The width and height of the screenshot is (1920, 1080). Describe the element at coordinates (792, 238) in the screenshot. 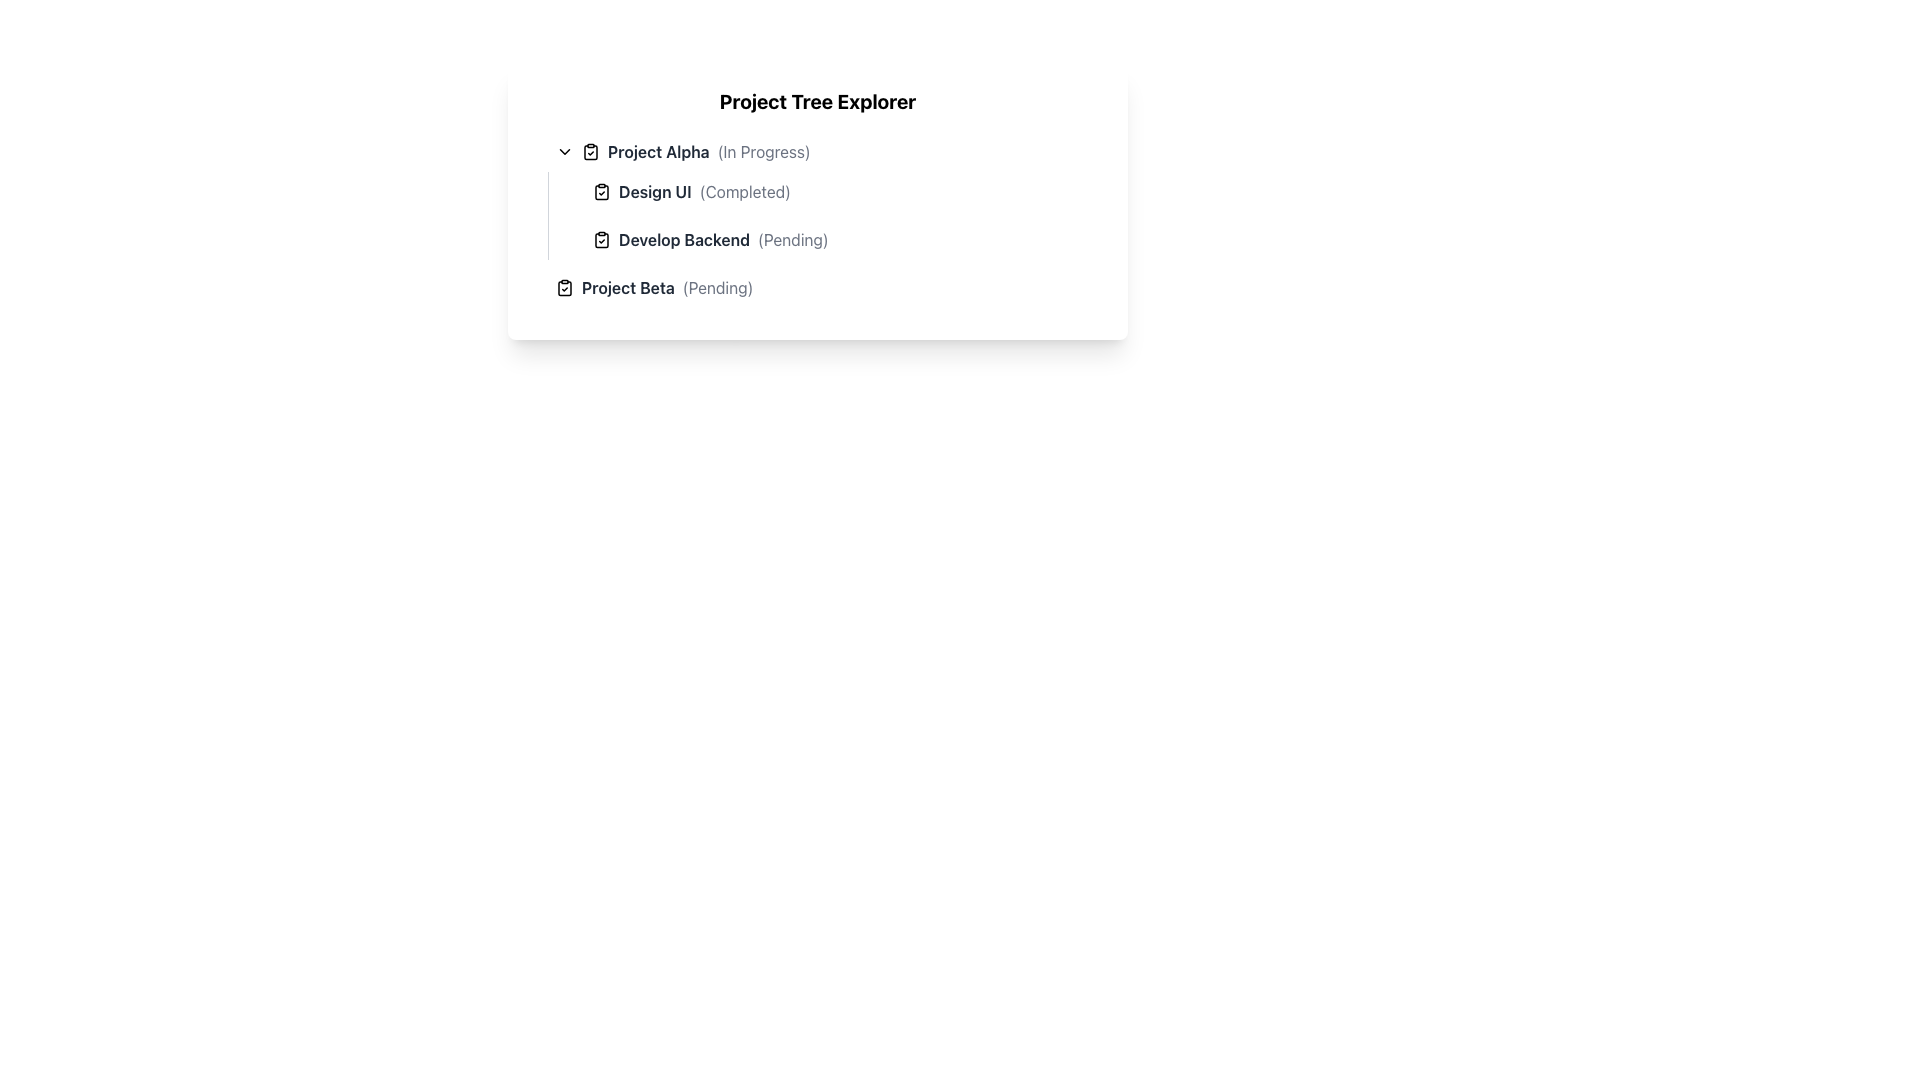

I see `the Text Label indicating the status of the 'Develop Backend' task, which shows it is currently pending, located to the right of the 'Develop Backend' text in the 'Project Alpha' section of the project tree explorer` at that location.